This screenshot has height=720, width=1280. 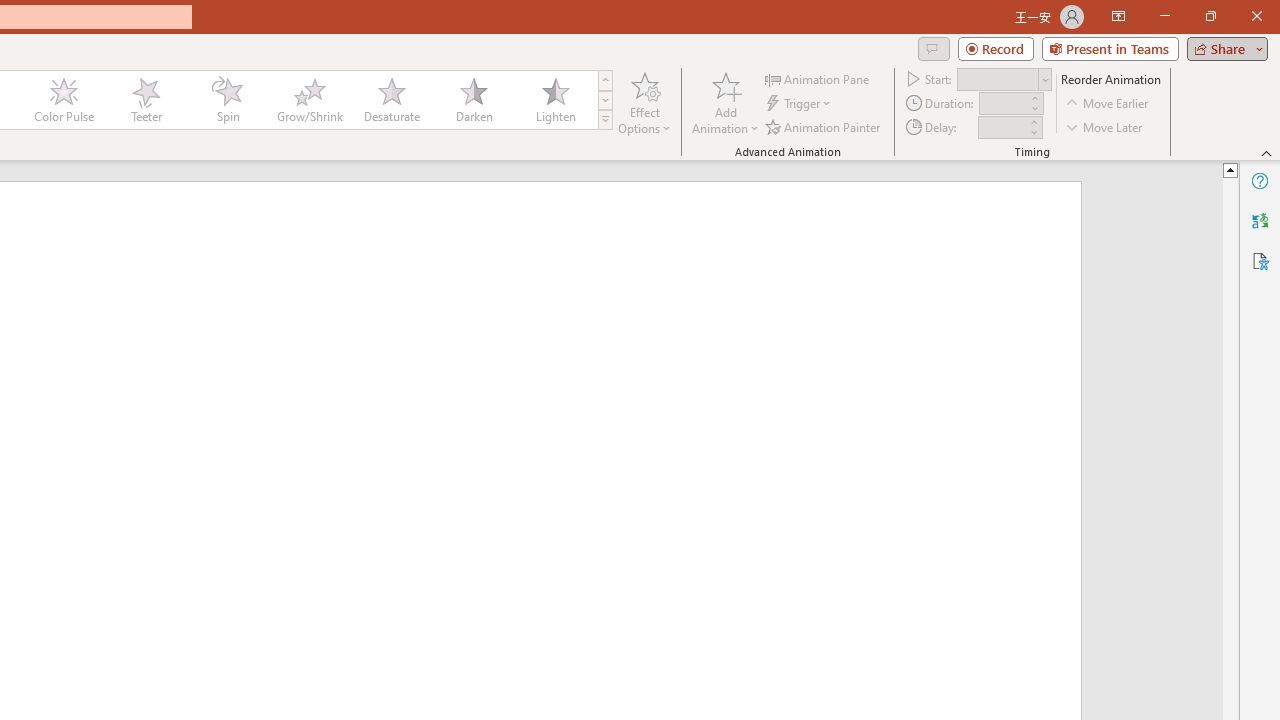 I want to click on 'More', so click(x=1033, y=121).